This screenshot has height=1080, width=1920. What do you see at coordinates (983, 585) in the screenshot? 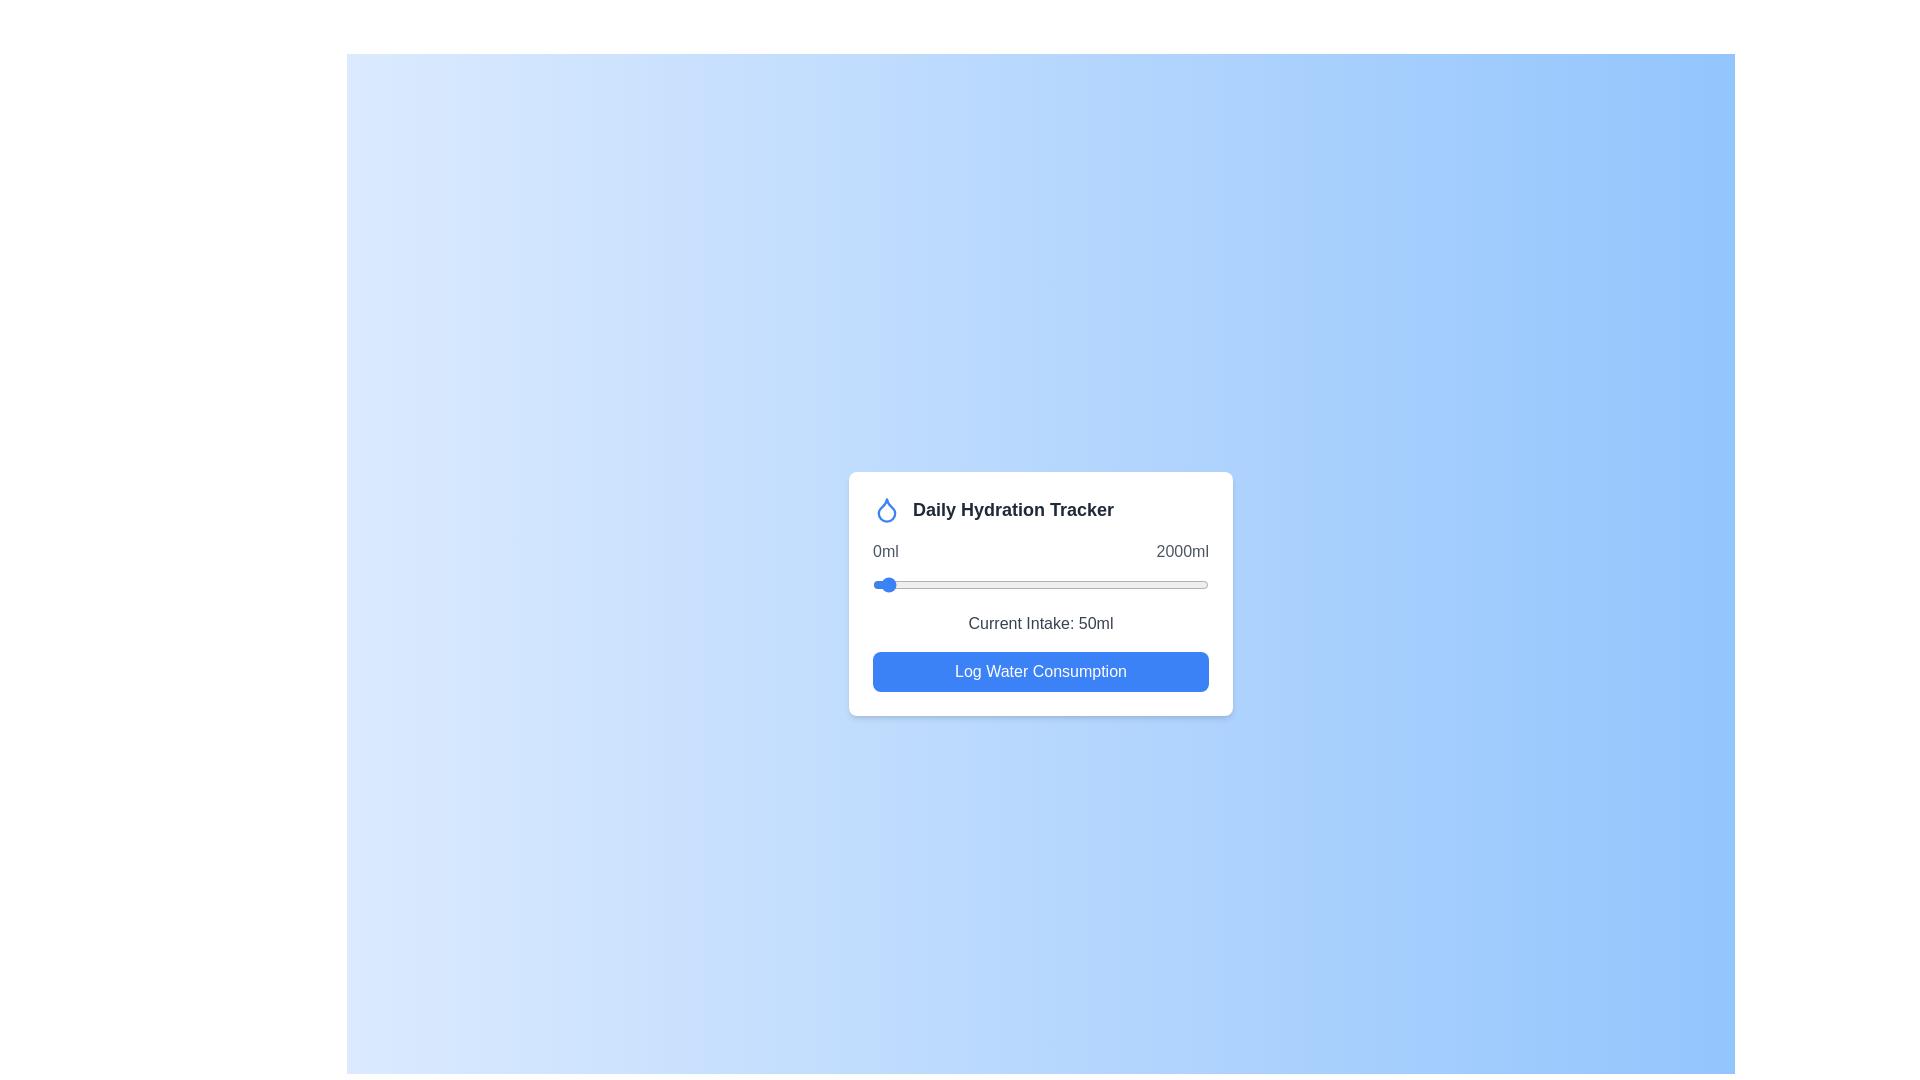
I see `the hydration slider to set the water intake to 656 ml` at bounding box center [983, 585].